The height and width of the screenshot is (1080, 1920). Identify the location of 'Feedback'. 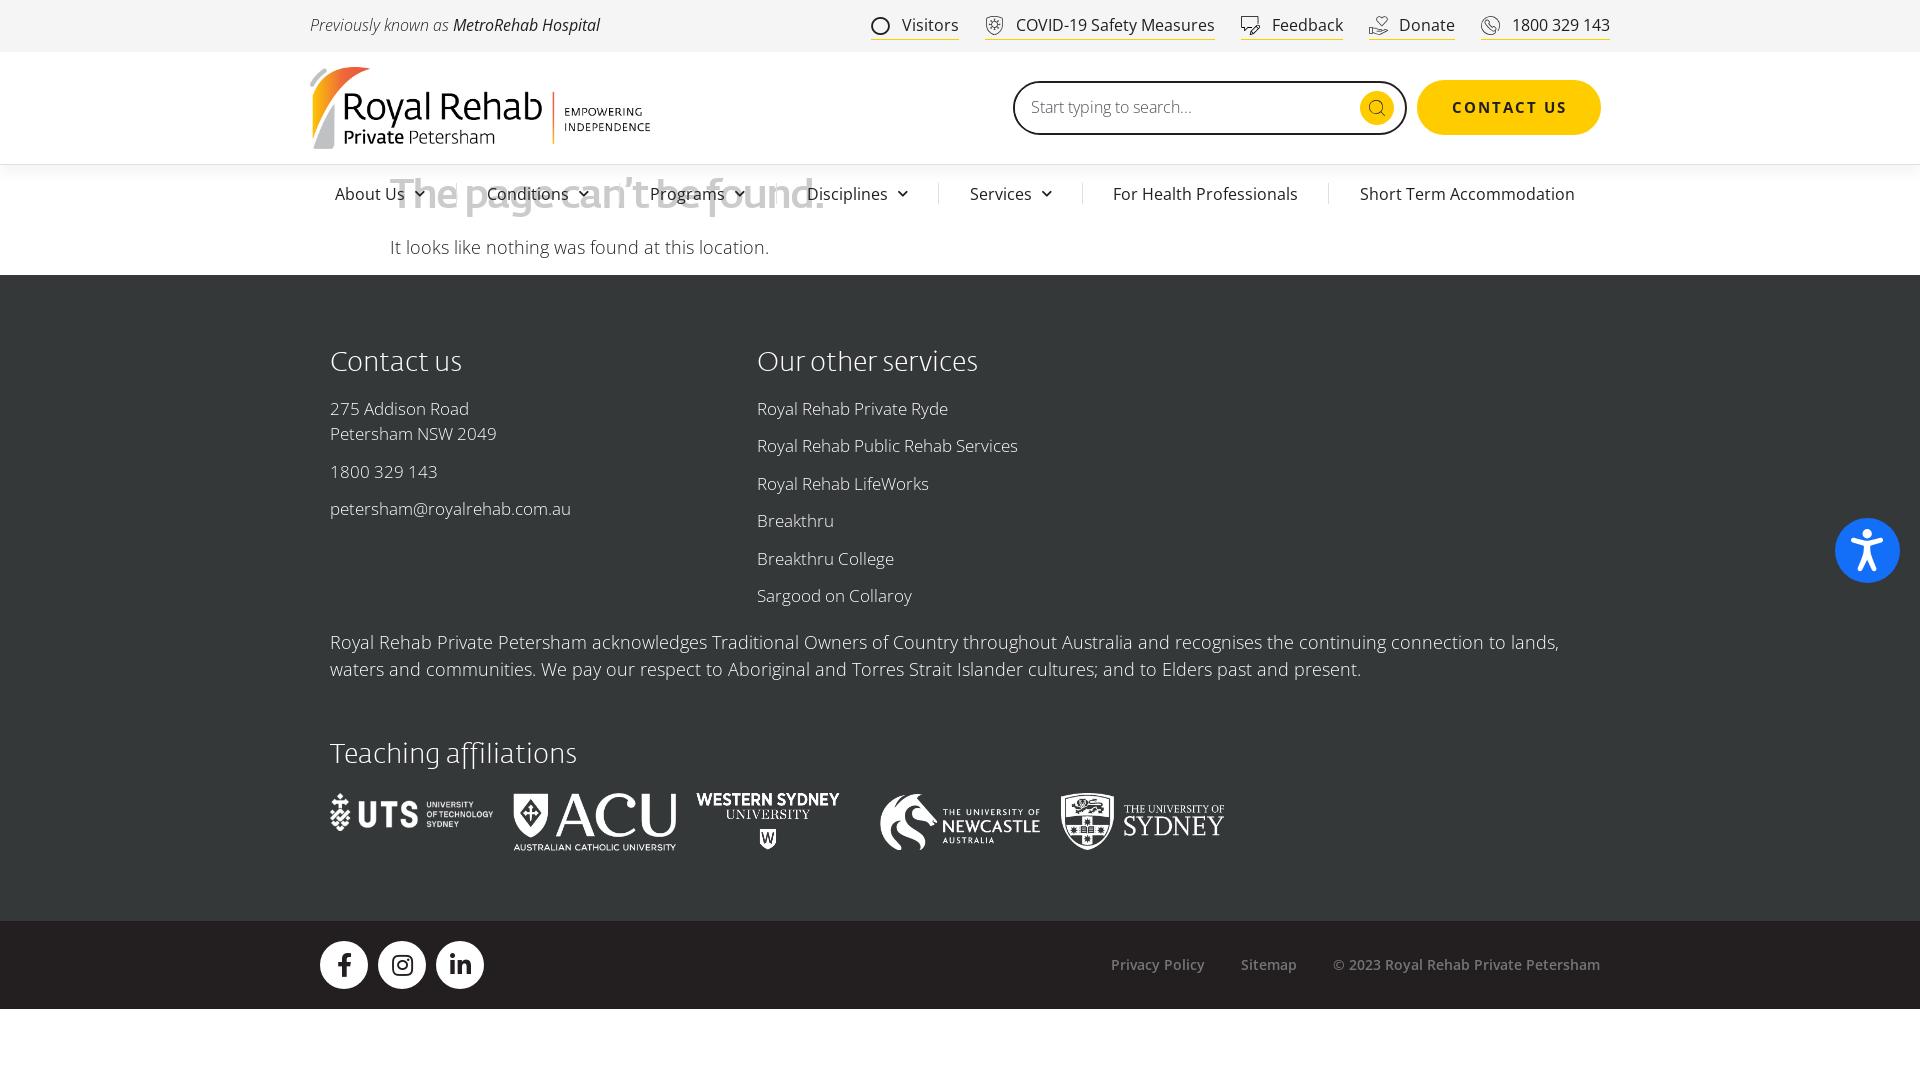
(1291, 26).